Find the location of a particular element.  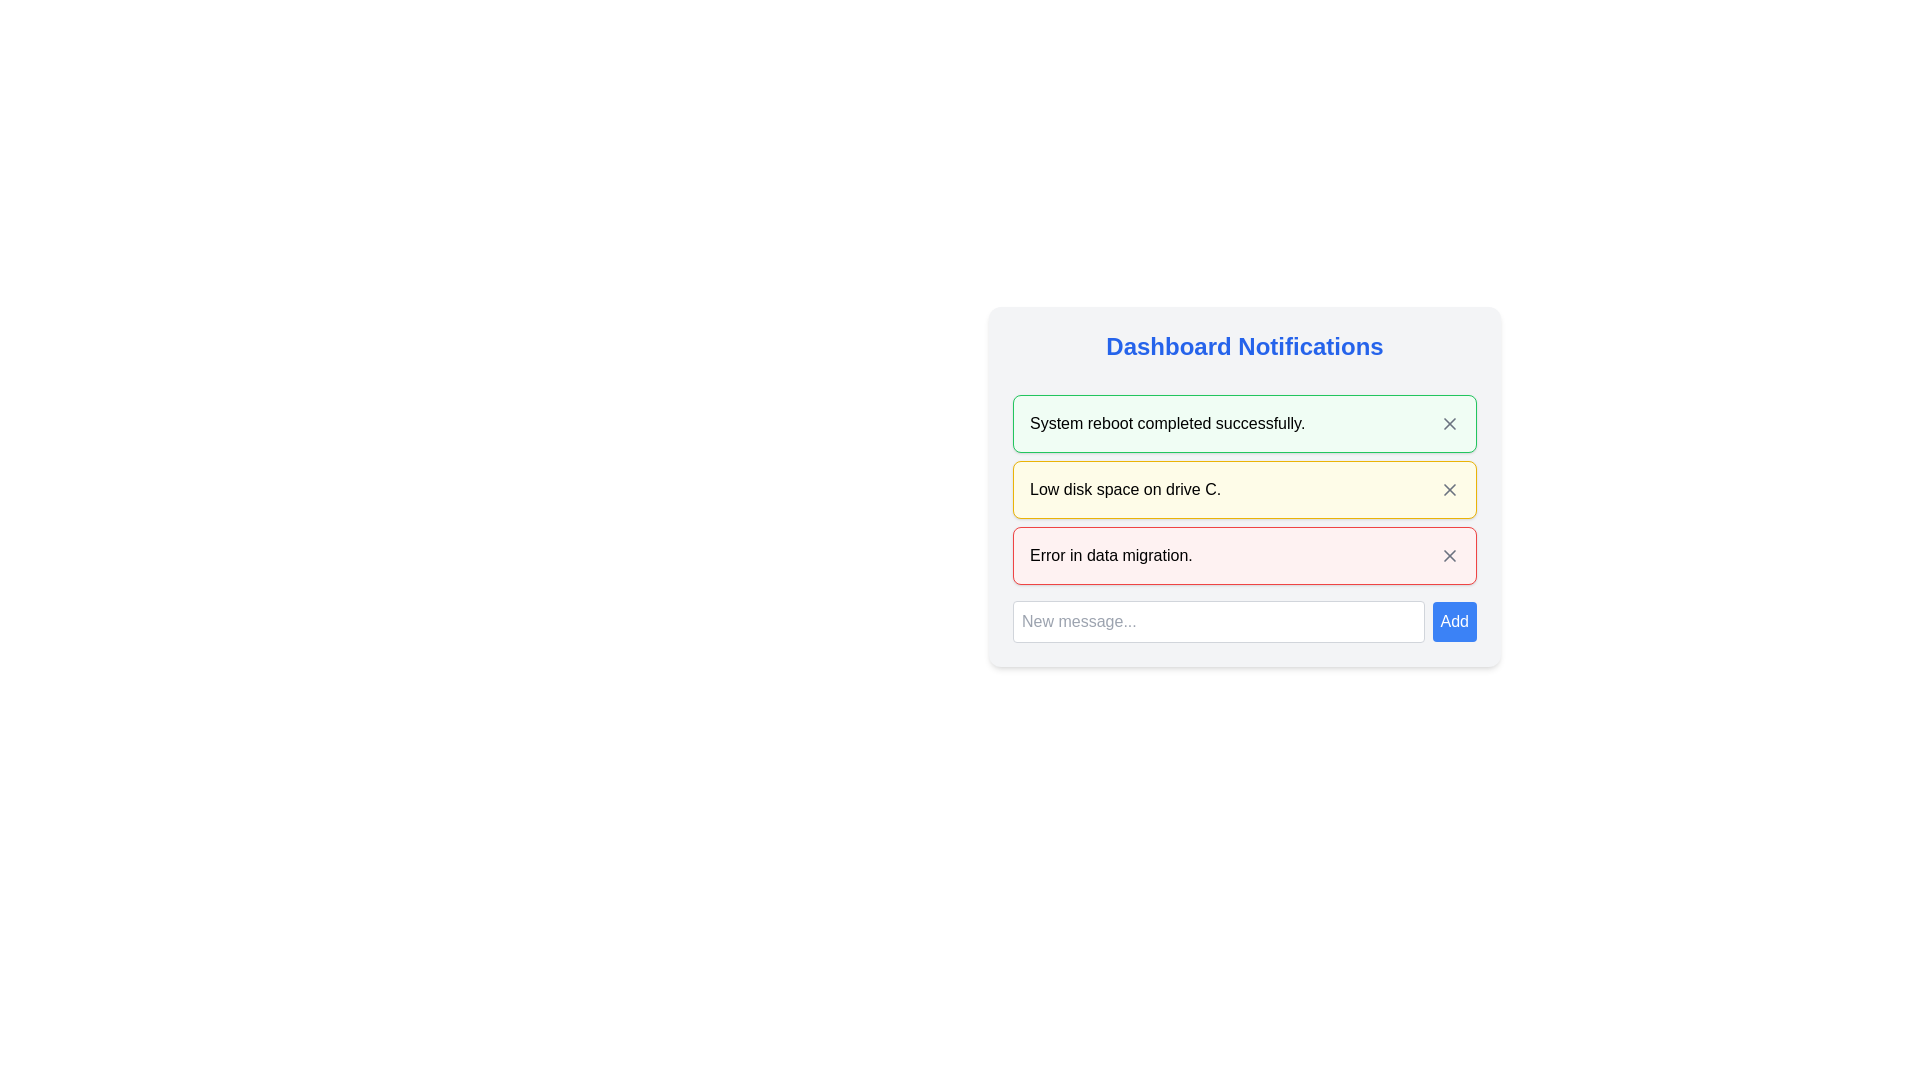

the text label displaying 'System reboot completed successfully.' within the green-bordered notification box in the 'Dashboard Notifications' interface is located at coordinates (1167, 423).